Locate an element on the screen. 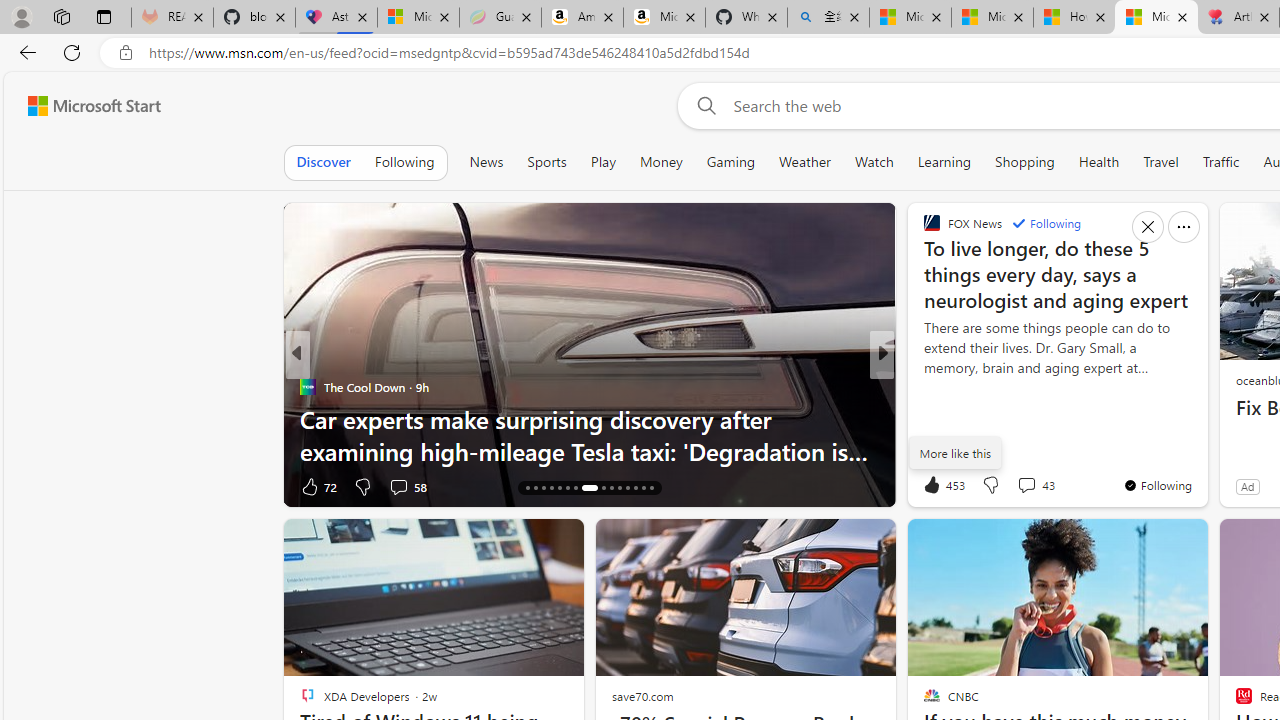 Image resolution: width=1280 pixels, height=720 pixels. '453 Like' is located at coordinates (941, 484).